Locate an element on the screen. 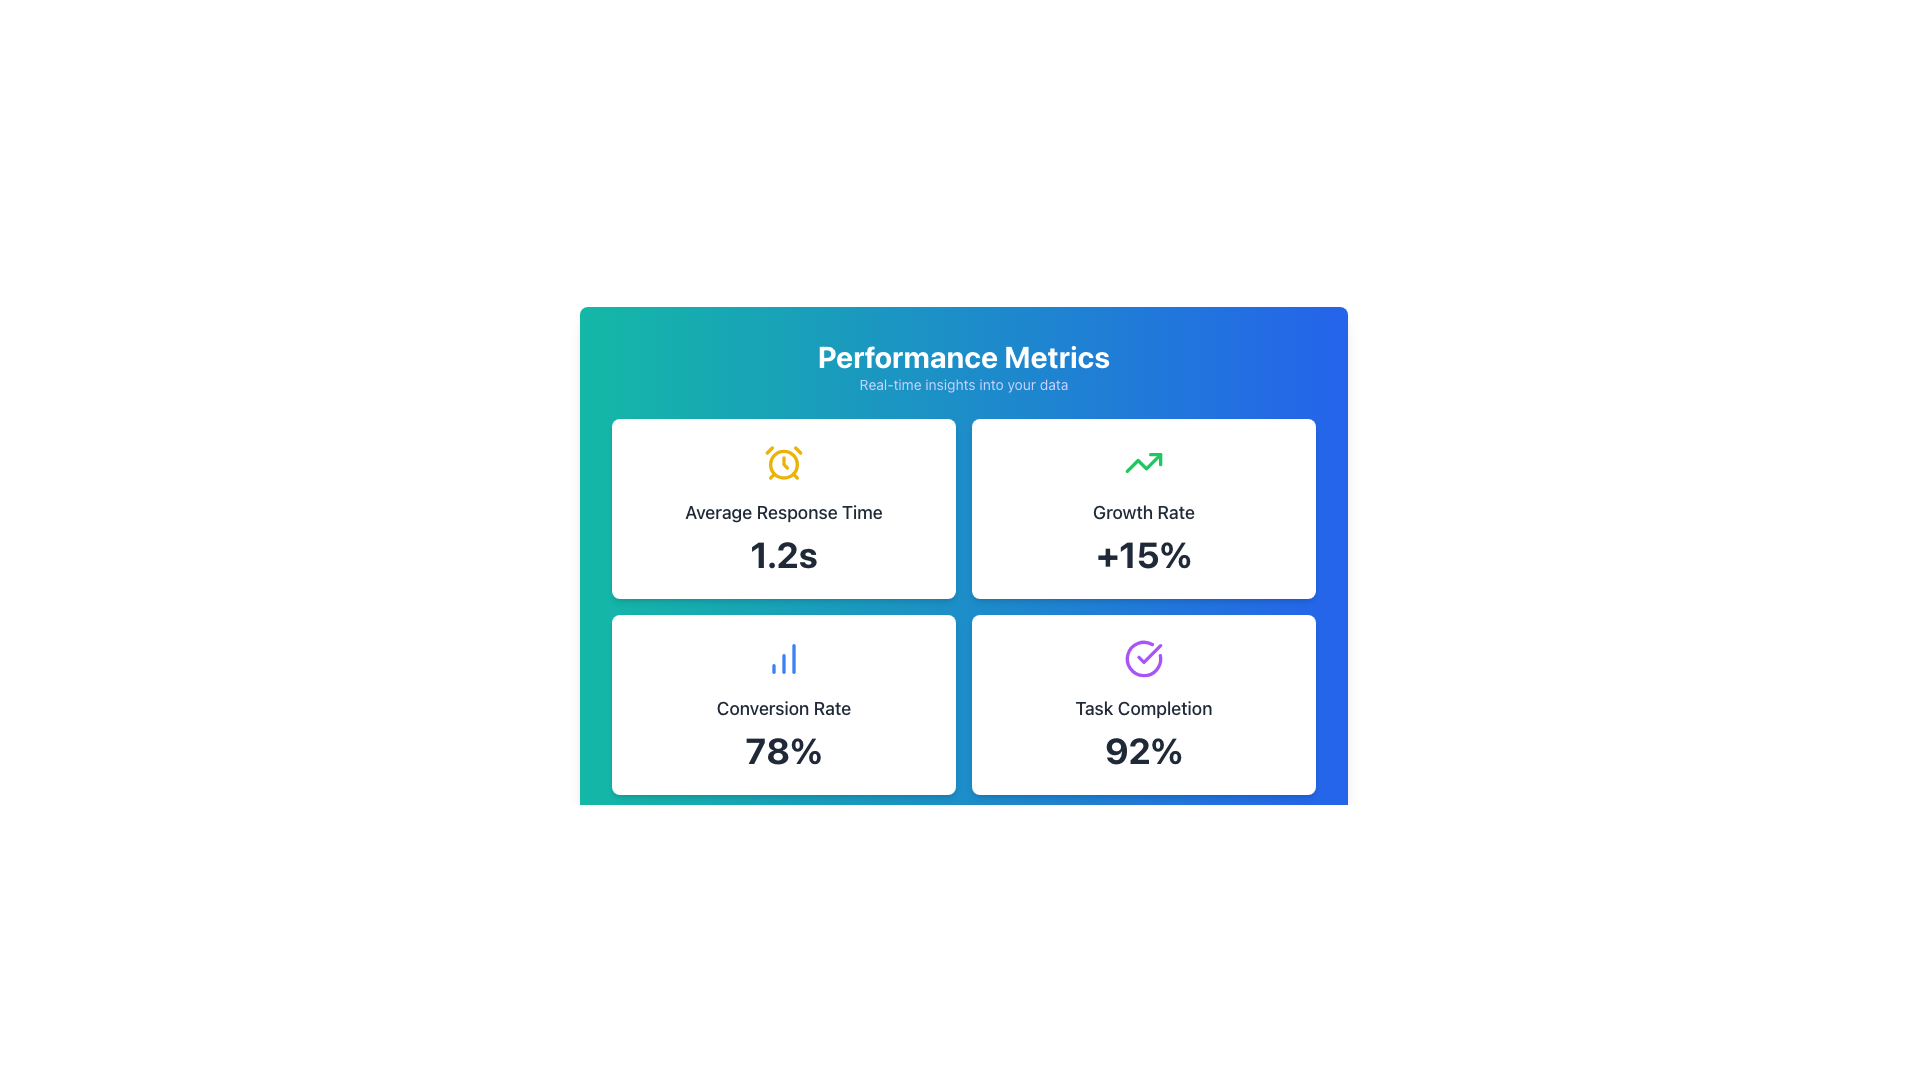  the text label element displaying 'Average Response Time', which is centrally aligned within the card above the text '1.2s' is located at coordinates (782, 512).